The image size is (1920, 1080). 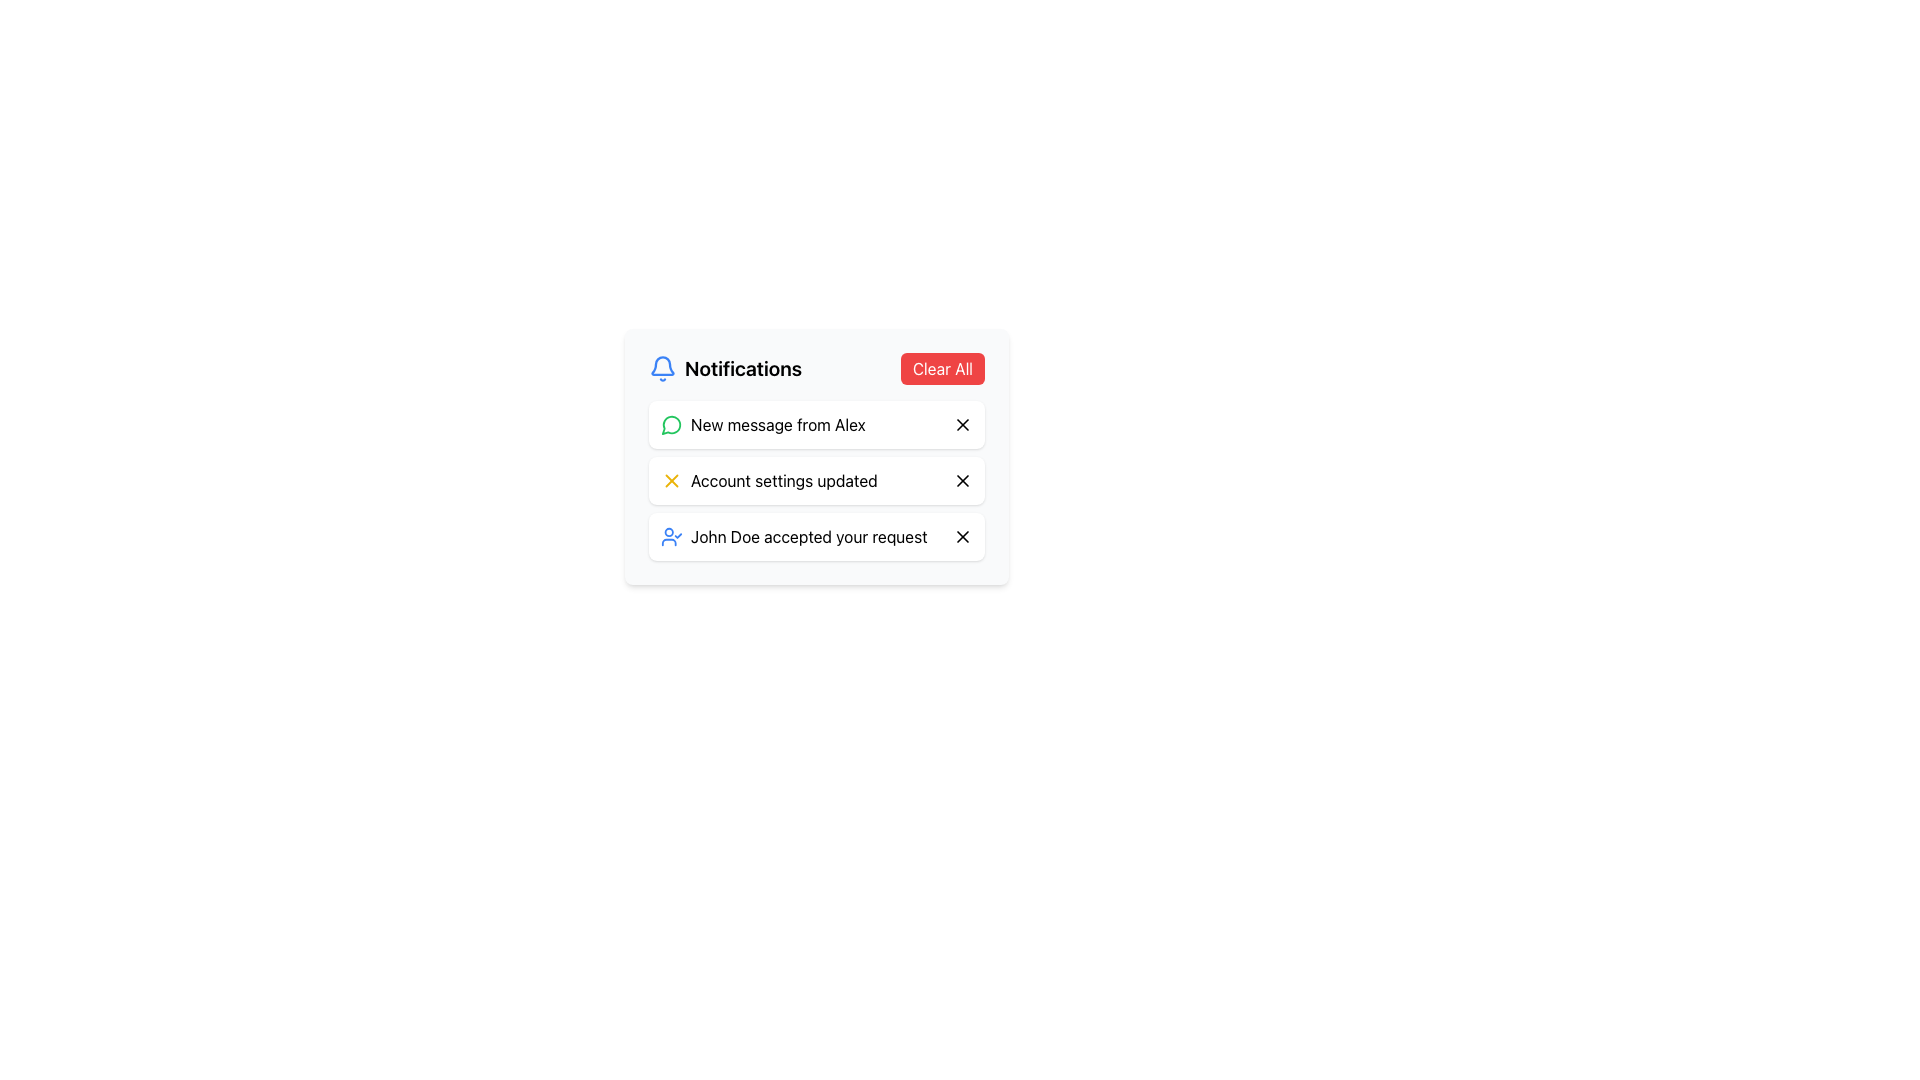 What do you see at coordinates (672, 481) in the screenshot?
I see `the dismiss button icon located in the notification panel next to the 'Account settings updated' message` at bounding box center [672, 481].